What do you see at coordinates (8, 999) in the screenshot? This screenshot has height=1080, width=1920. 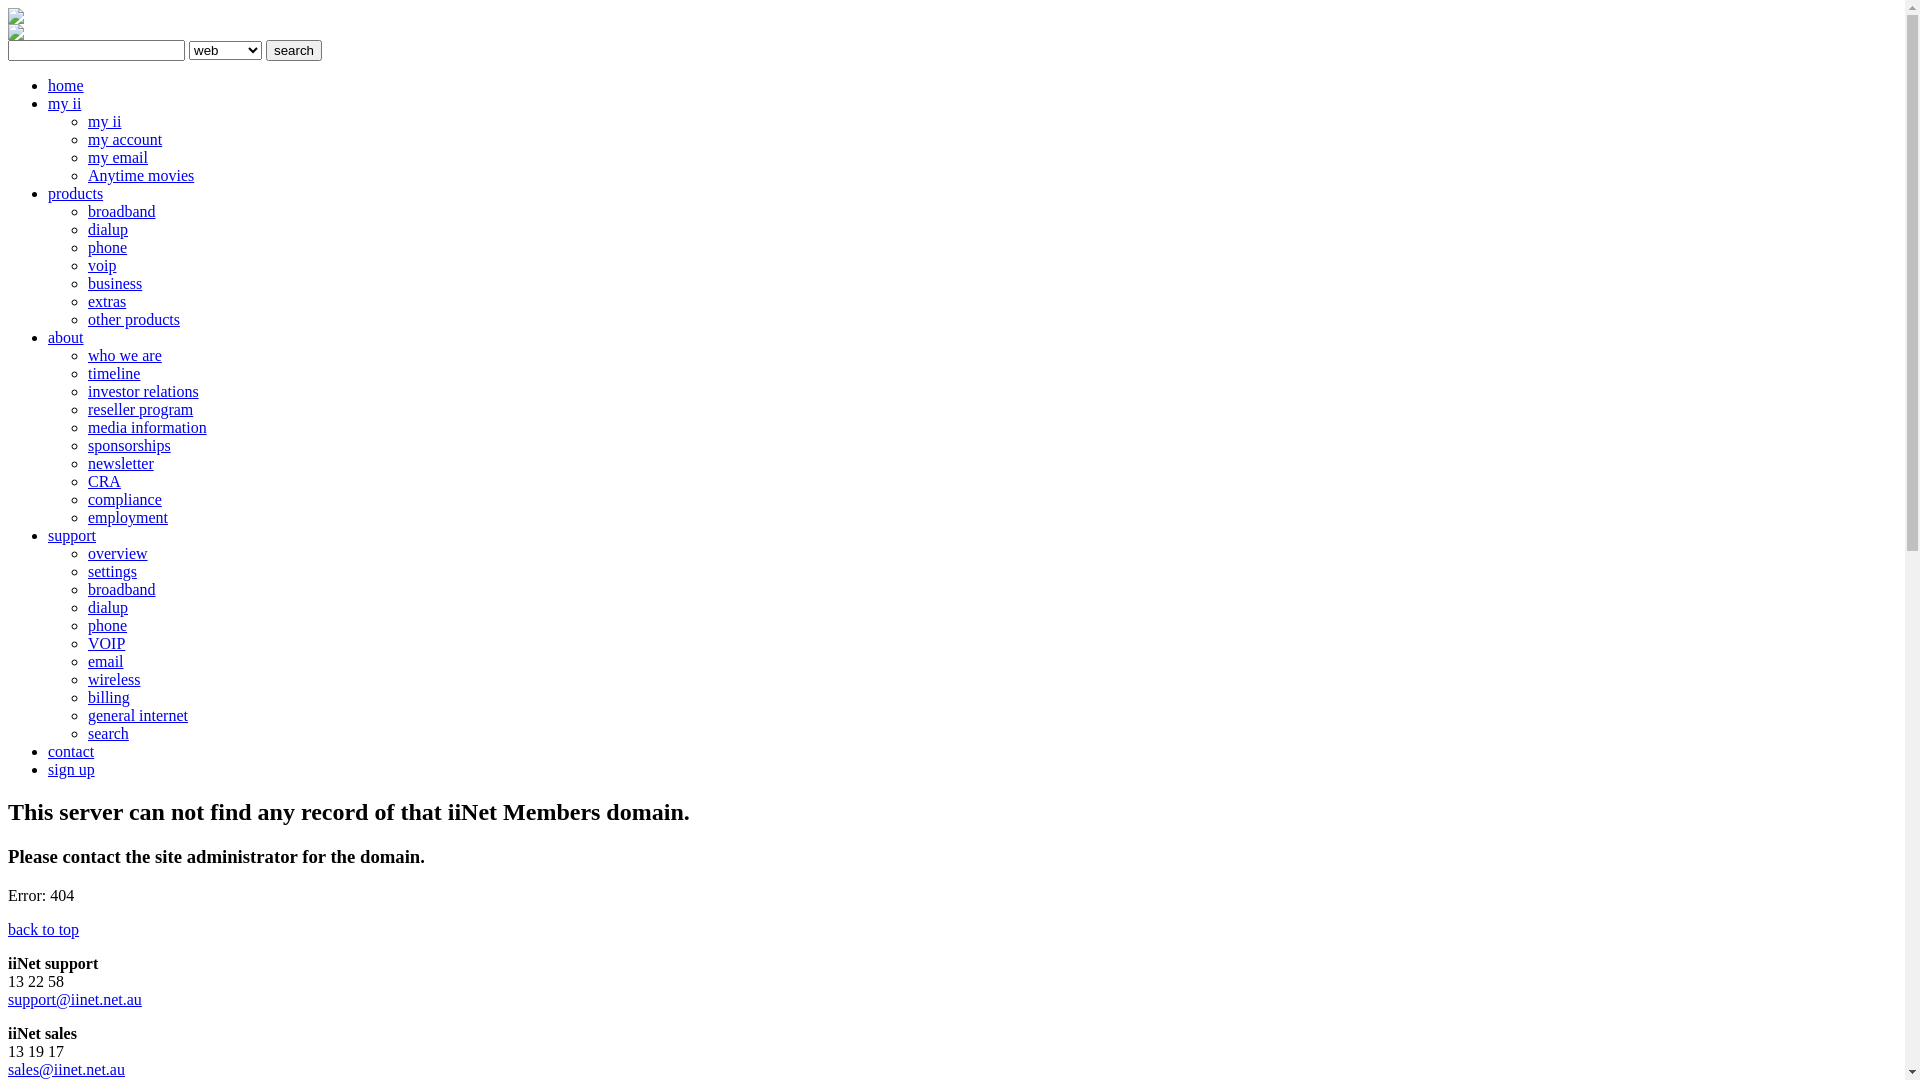 I see `'support@iinet.net.au'` at bounding box center [8, 999].